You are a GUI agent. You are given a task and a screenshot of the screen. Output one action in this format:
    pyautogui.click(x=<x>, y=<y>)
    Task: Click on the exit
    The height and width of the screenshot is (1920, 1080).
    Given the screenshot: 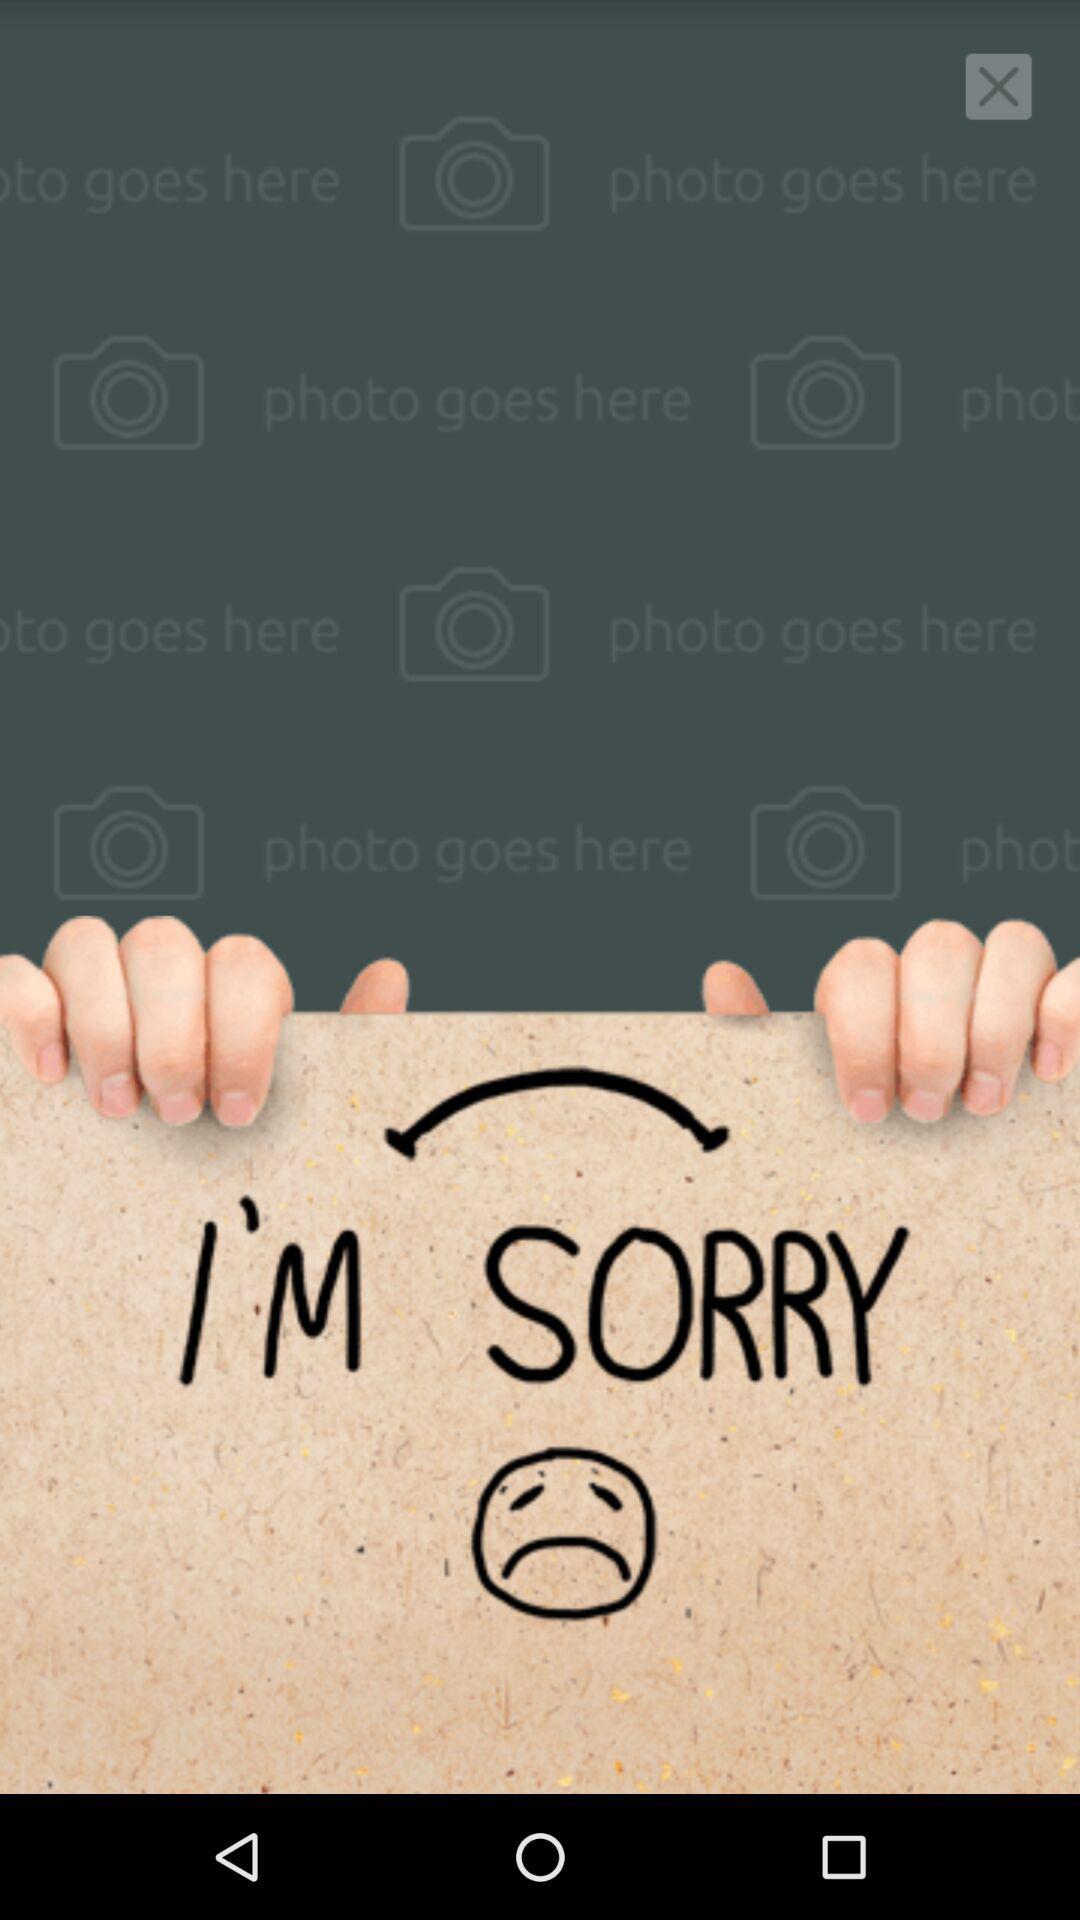 What is the action you would take?
    pyautogui.click(x=998, y=85)
    